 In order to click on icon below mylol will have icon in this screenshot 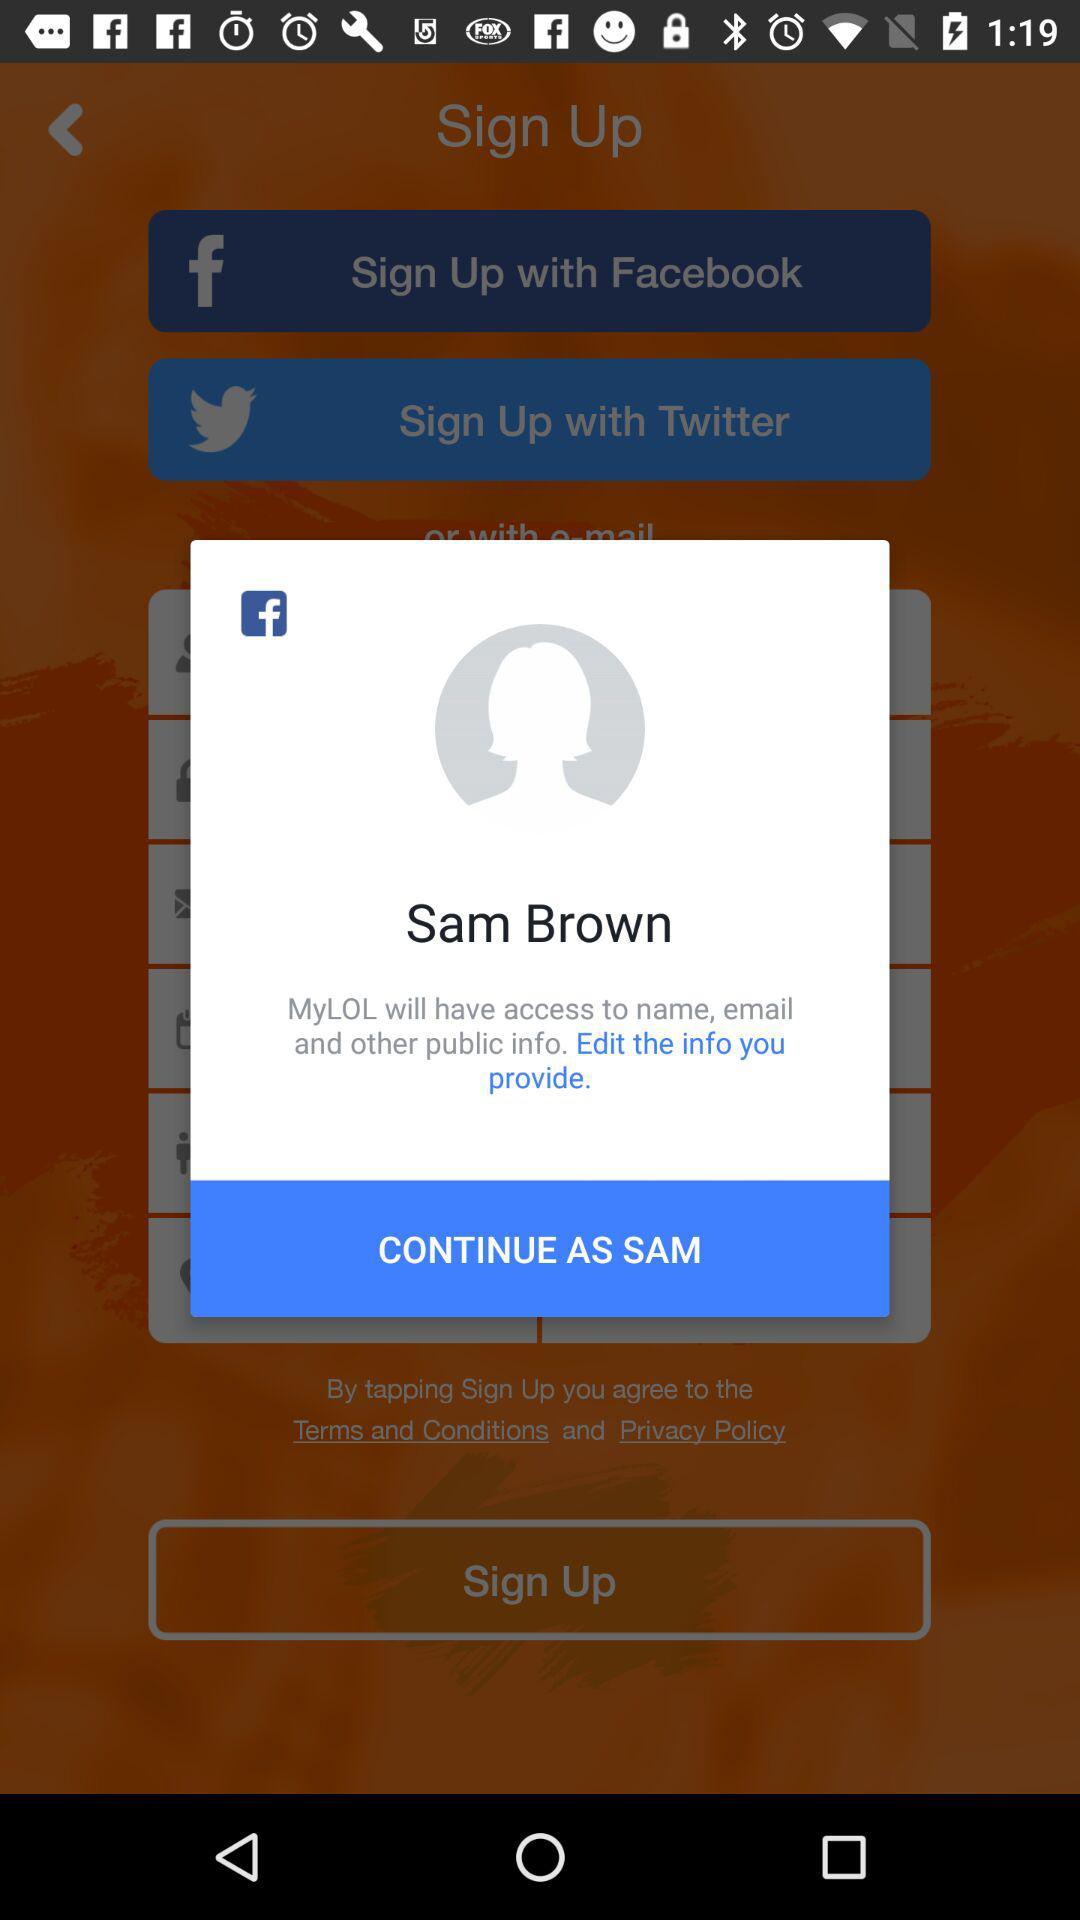, I will do `click(540, 1247)`.